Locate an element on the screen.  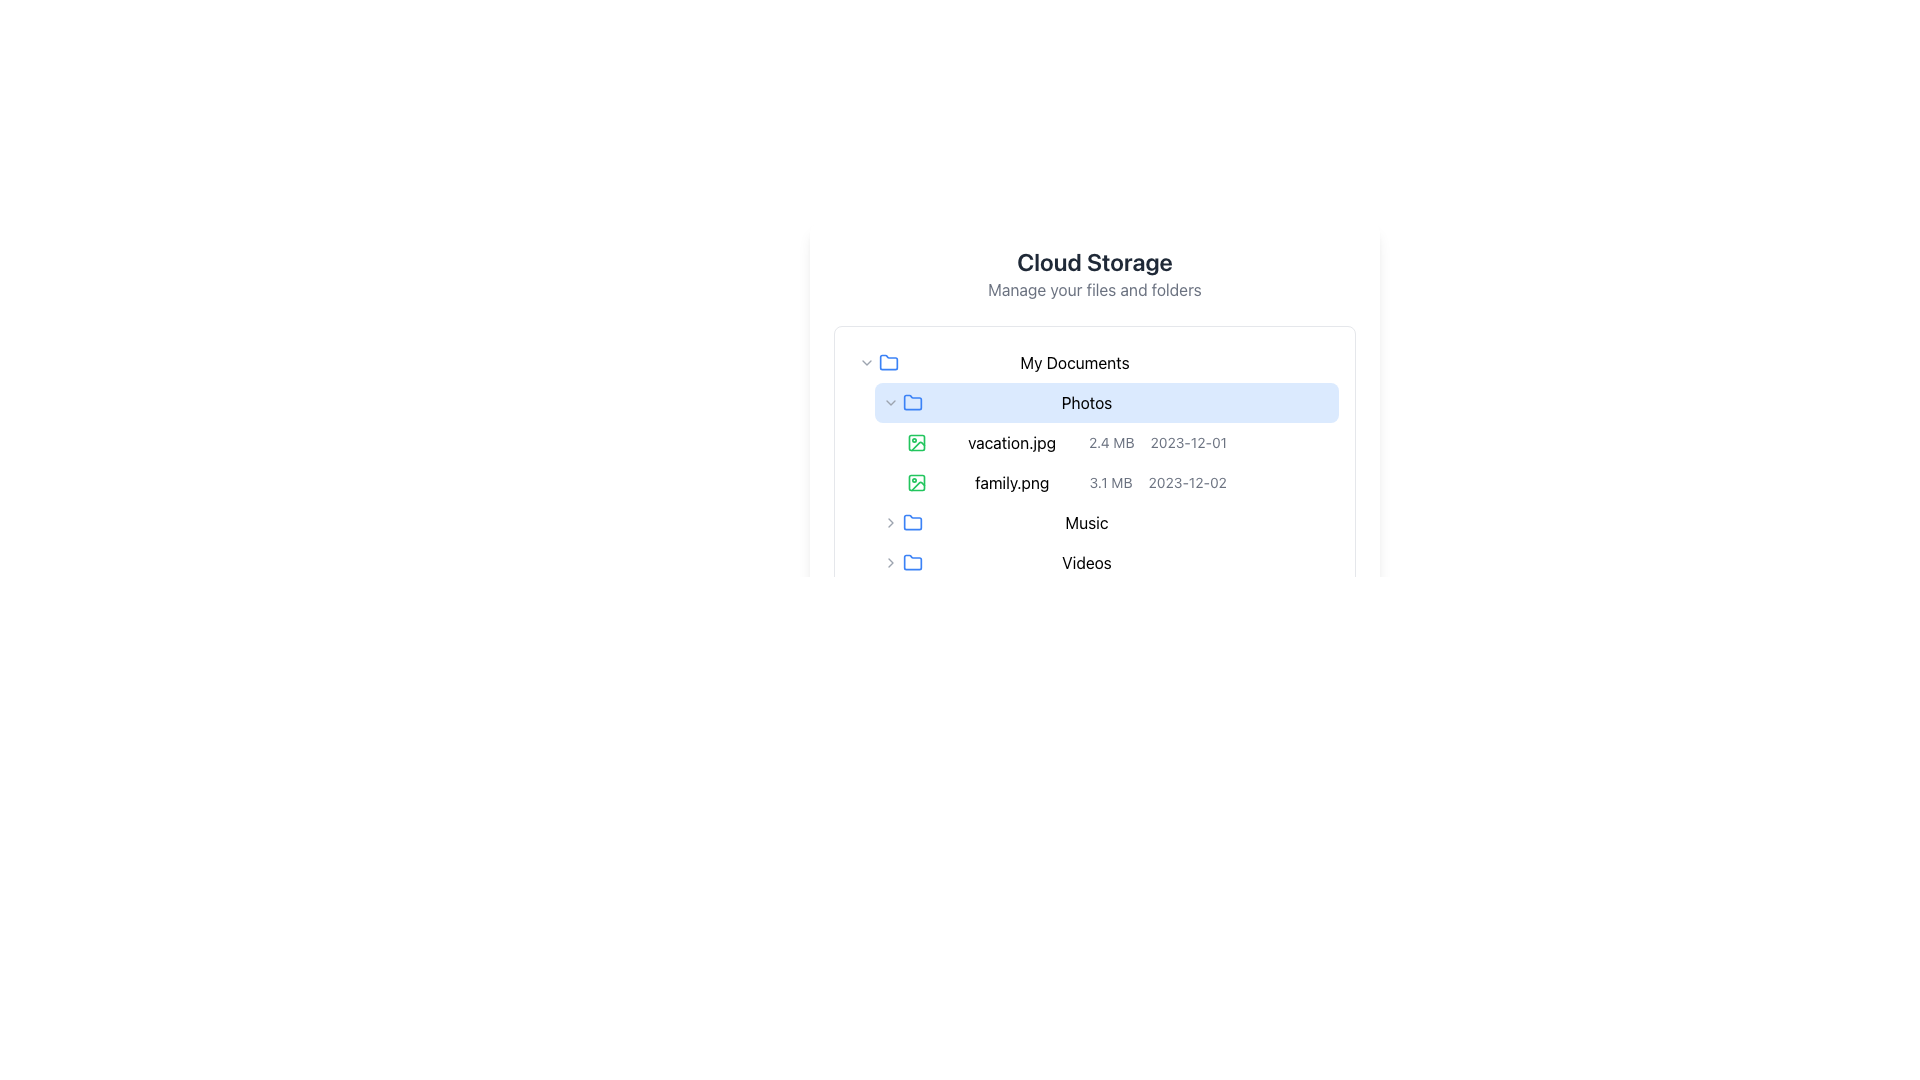
the folder icon located in the 'My Documents' section, which is to the right of a small arrow icon indicating collapsibility is located at coordinates (887, 362).